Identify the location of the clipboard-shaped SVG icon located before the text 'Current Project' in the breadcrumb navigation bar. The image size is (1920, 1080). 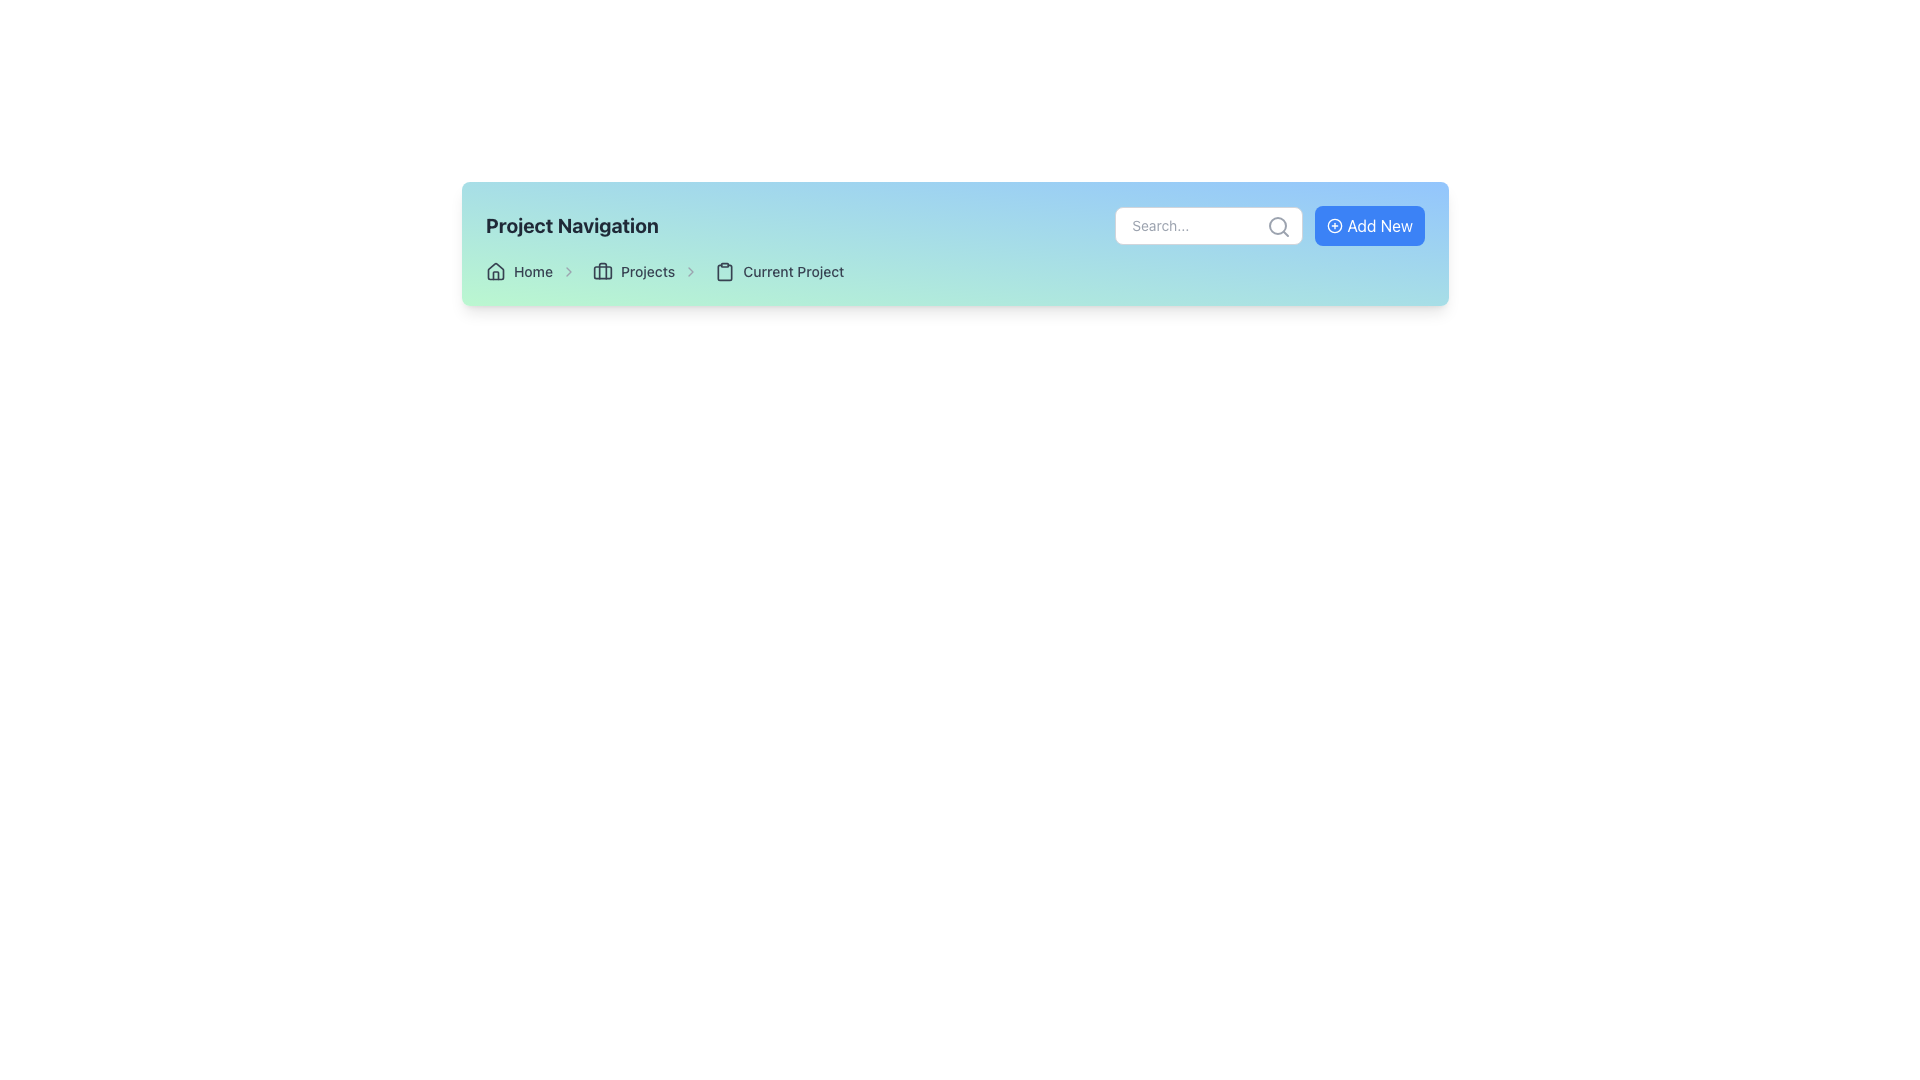
(724, 272).